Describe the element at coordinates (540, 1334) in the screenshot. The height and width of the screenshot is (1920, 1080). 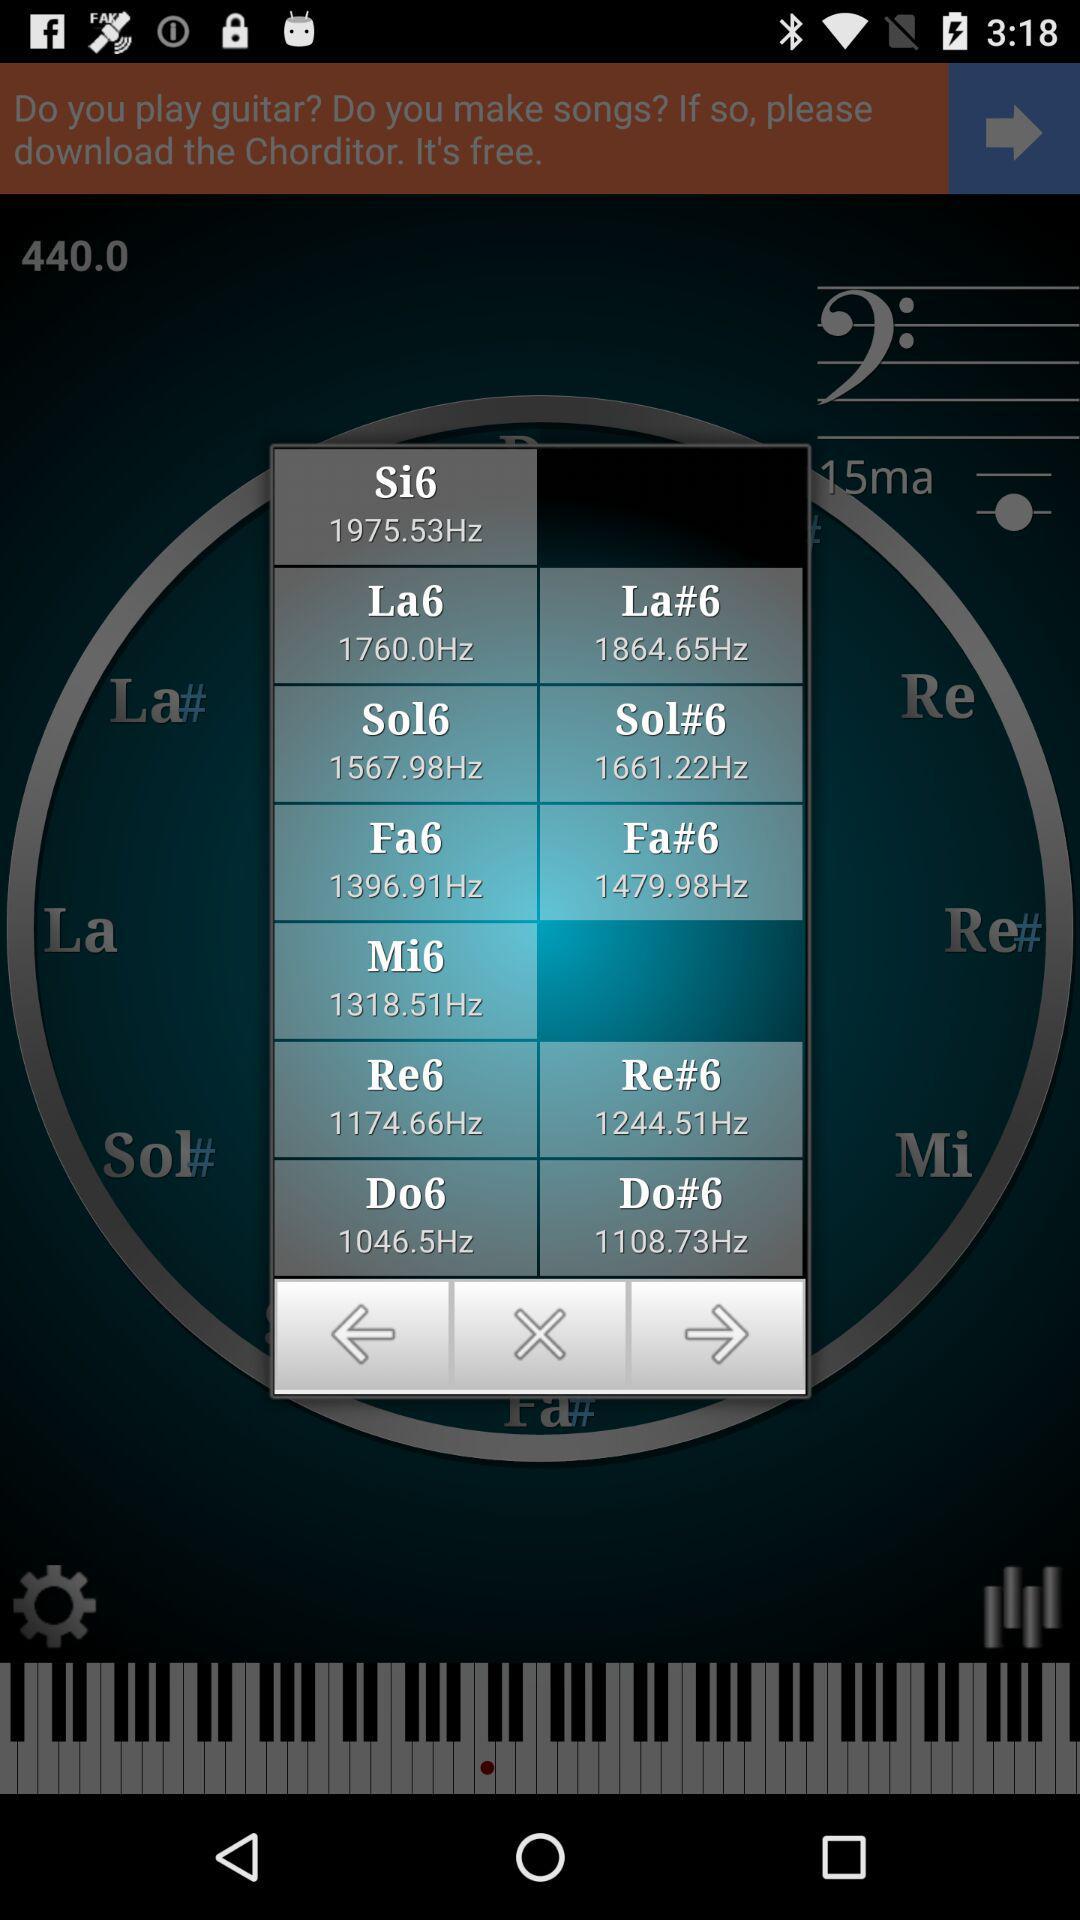
I see `exit the page` at that location.